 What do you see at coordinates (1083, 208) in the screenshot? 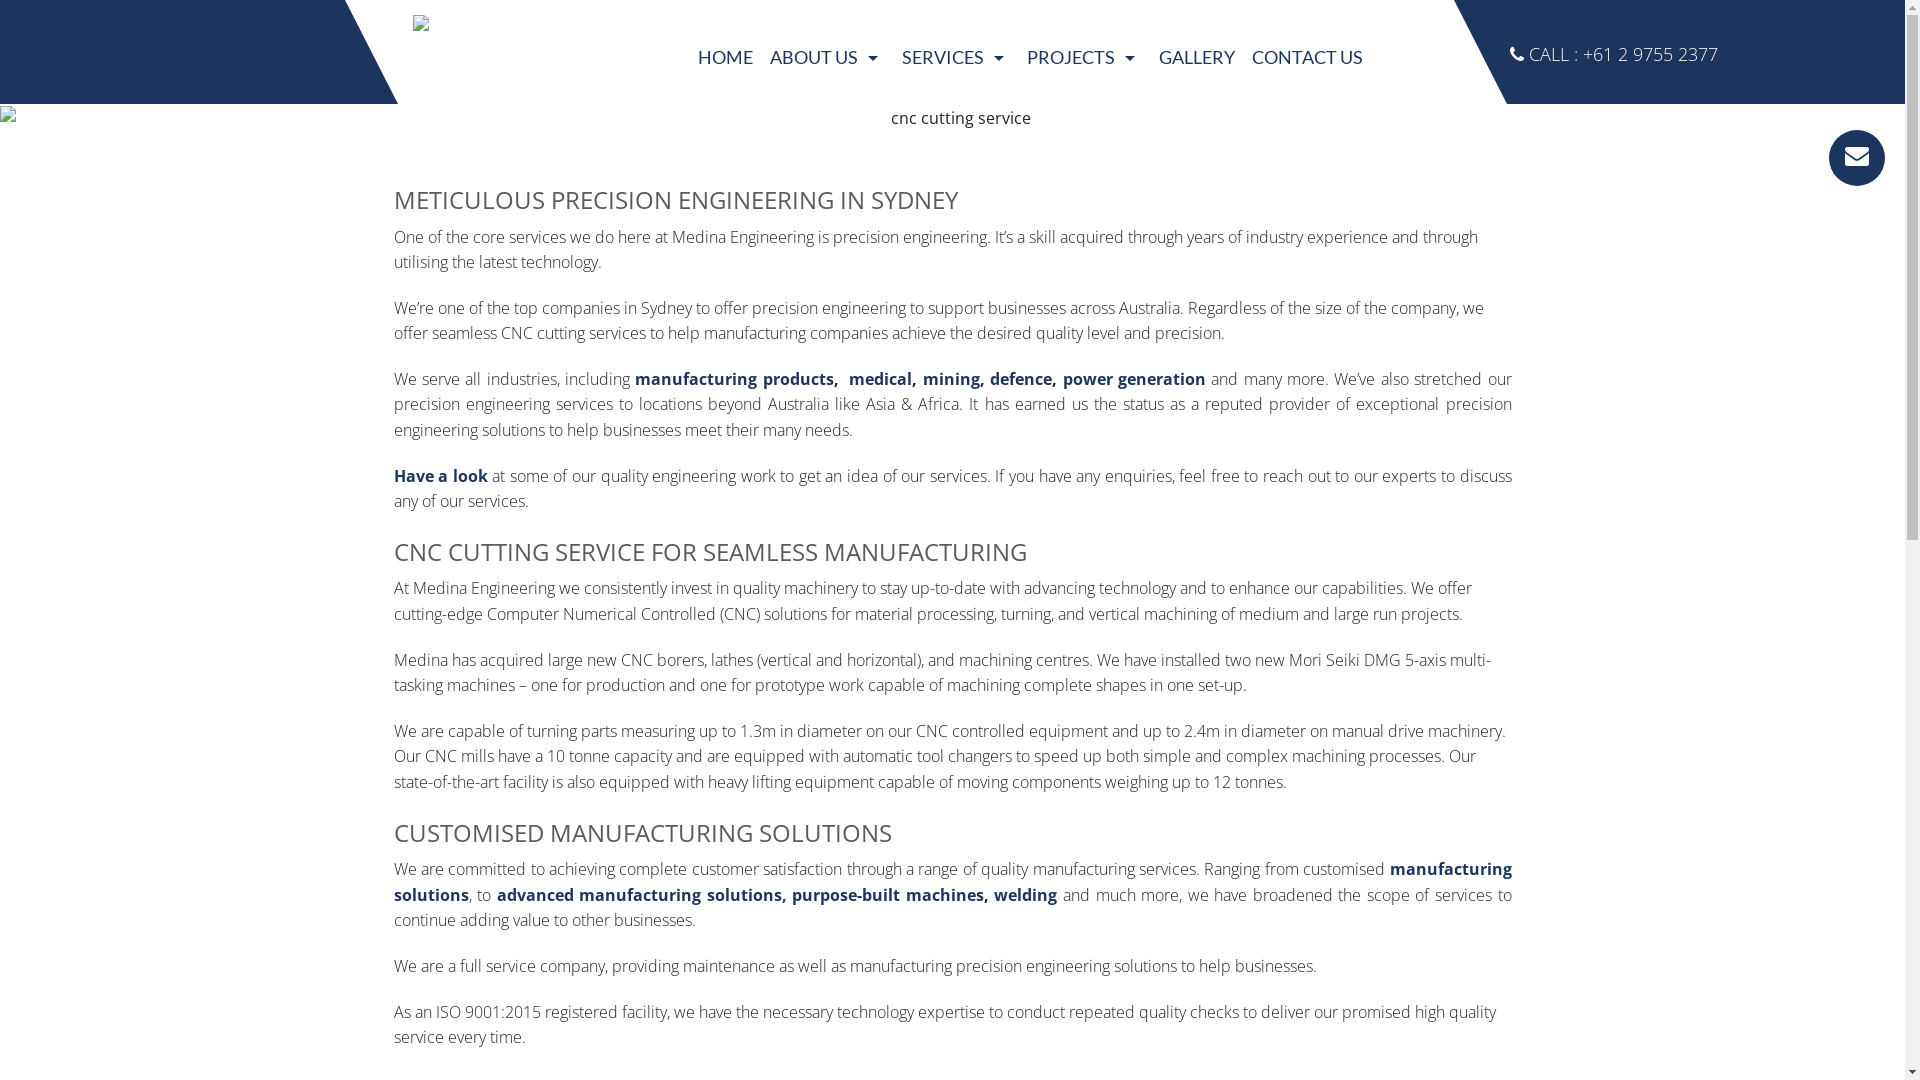
I see `'MEDICAL'` at bounding box center [1083, 208].